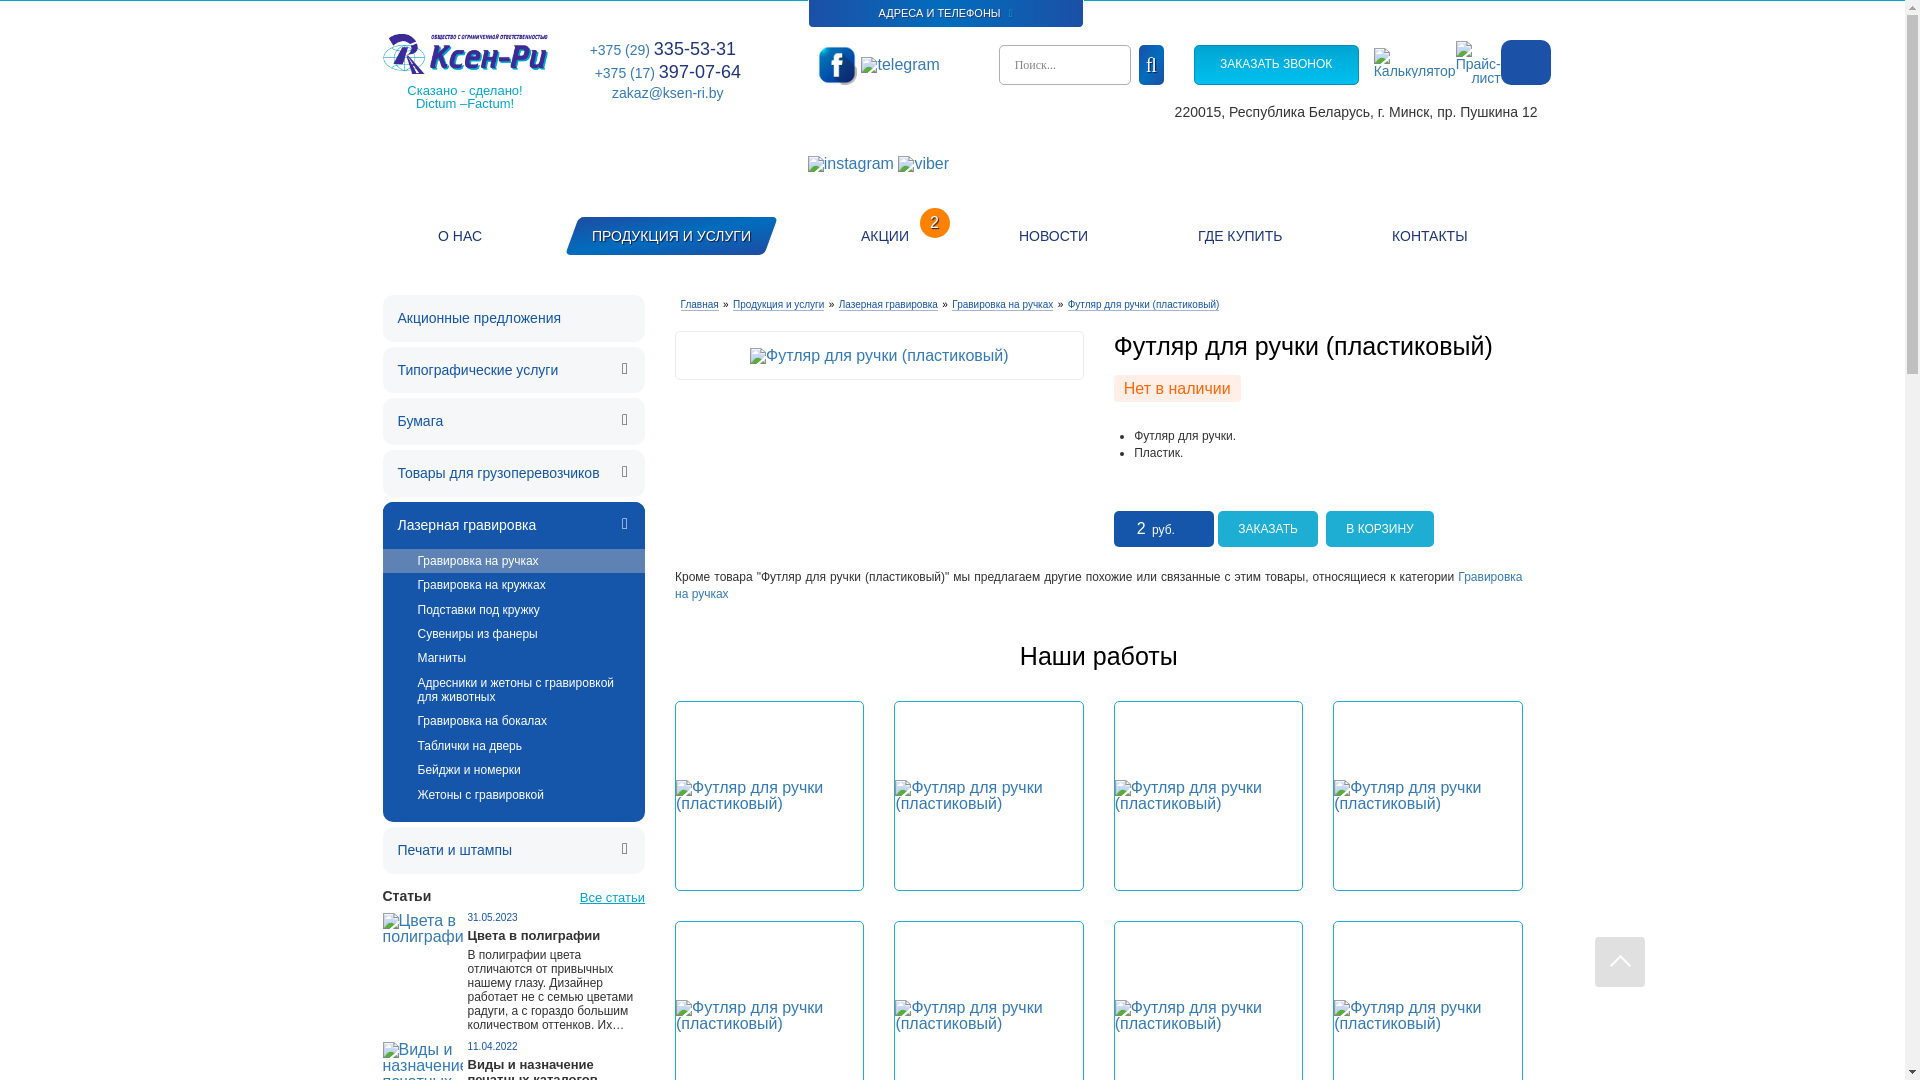 The height and width of the screenshot is (1080, 1920). What do you see at coordinates (663, 48) in the screenshot?
I see `'+375 (29) 335-53-31'` at bounding box center [663, 48].